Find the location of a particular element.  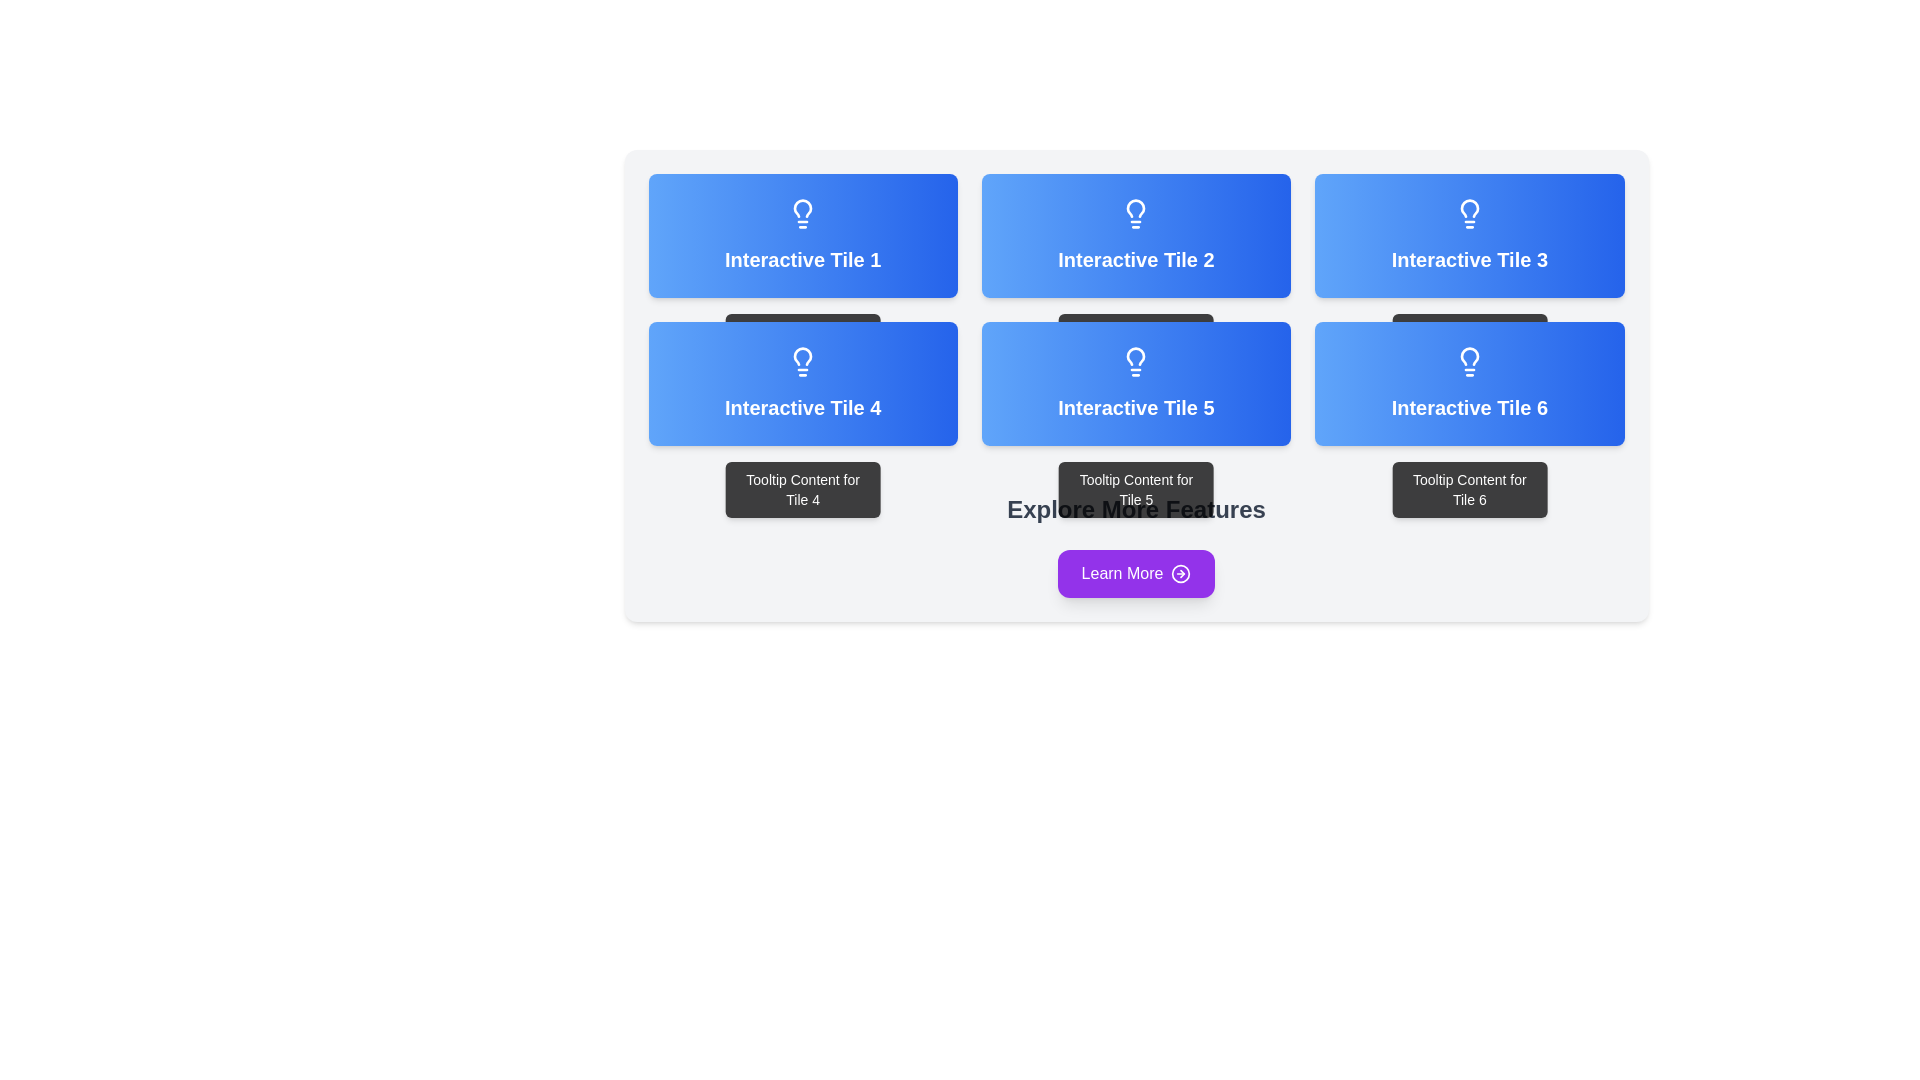

the bold, large text element reading 'Explore More Features', which is styled in gray and positioned centrally between the Interactive Tile 5 and the 'Learn More' button is located at coordinates (1136, 508).